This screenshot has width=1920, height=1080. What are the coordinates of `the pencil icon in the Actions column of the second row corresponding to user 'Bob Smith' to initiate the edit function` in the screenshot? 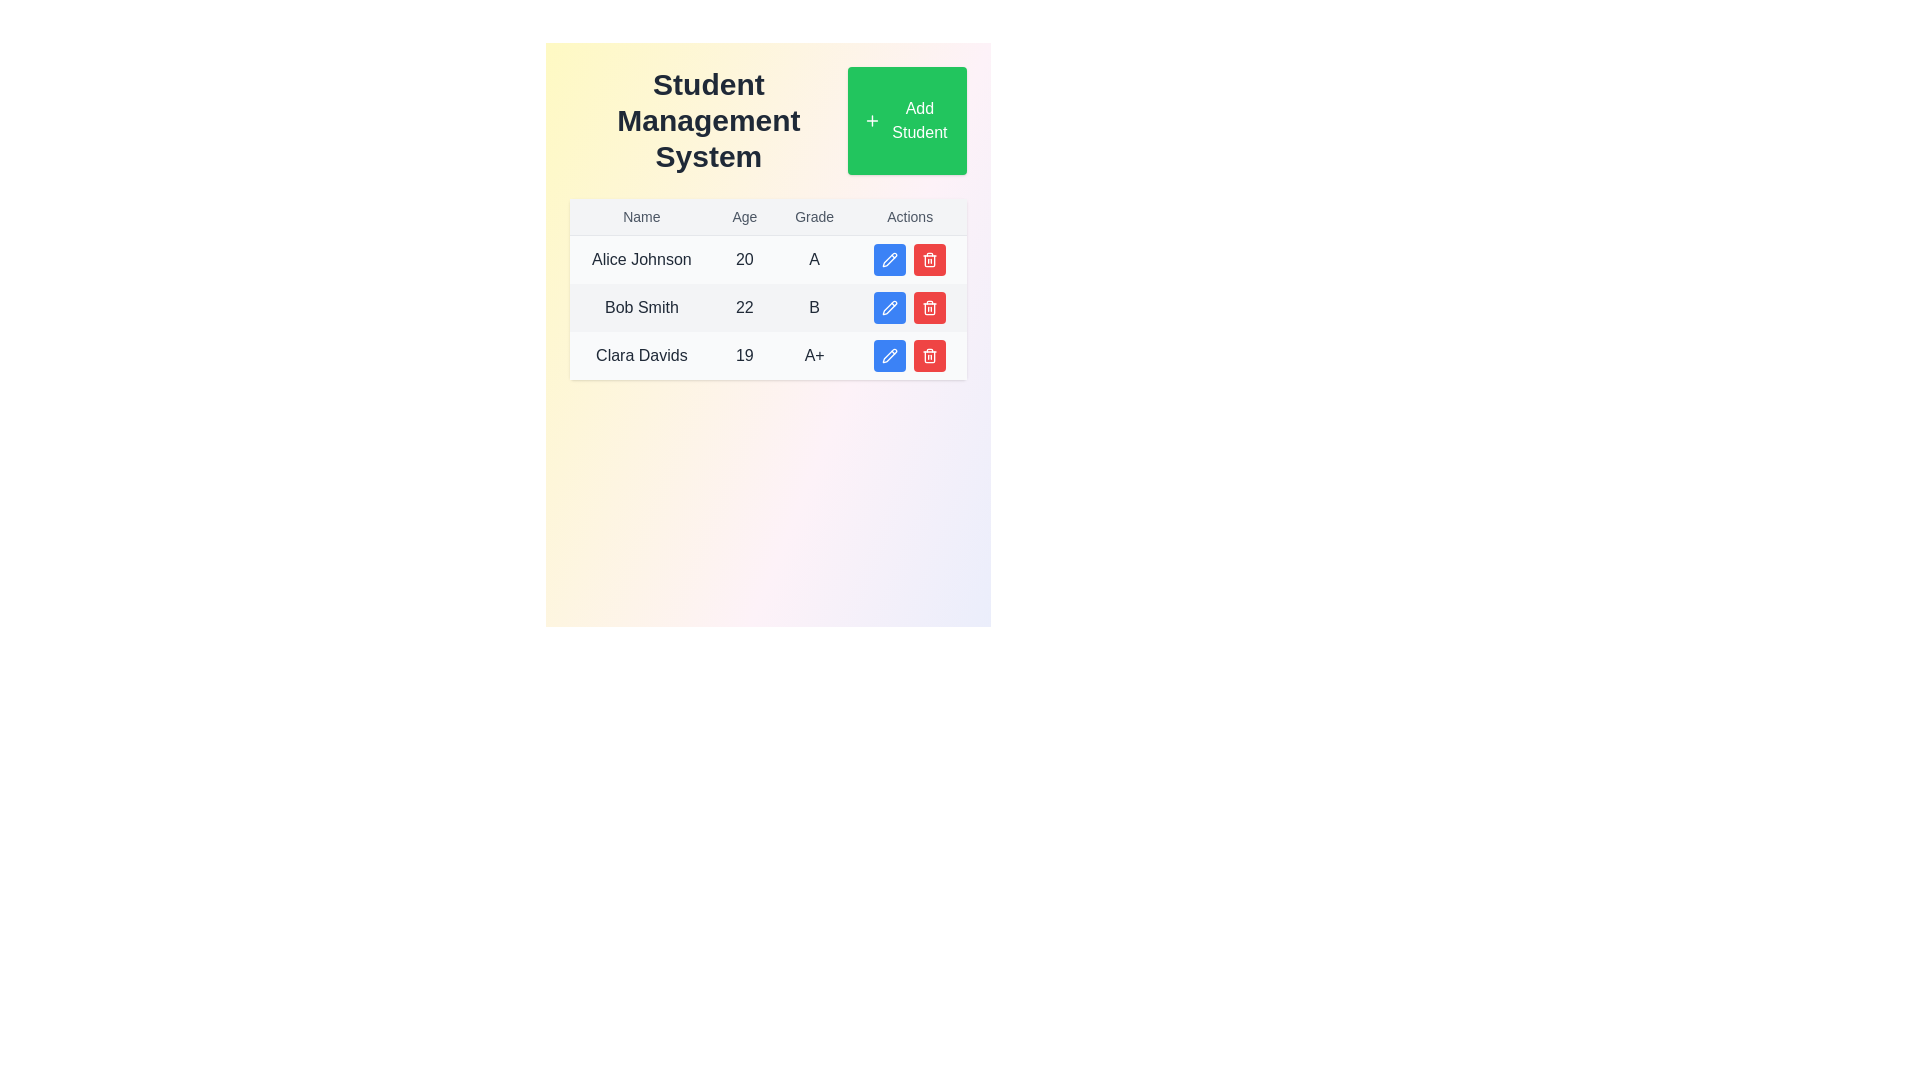 It's located at (888, 353).